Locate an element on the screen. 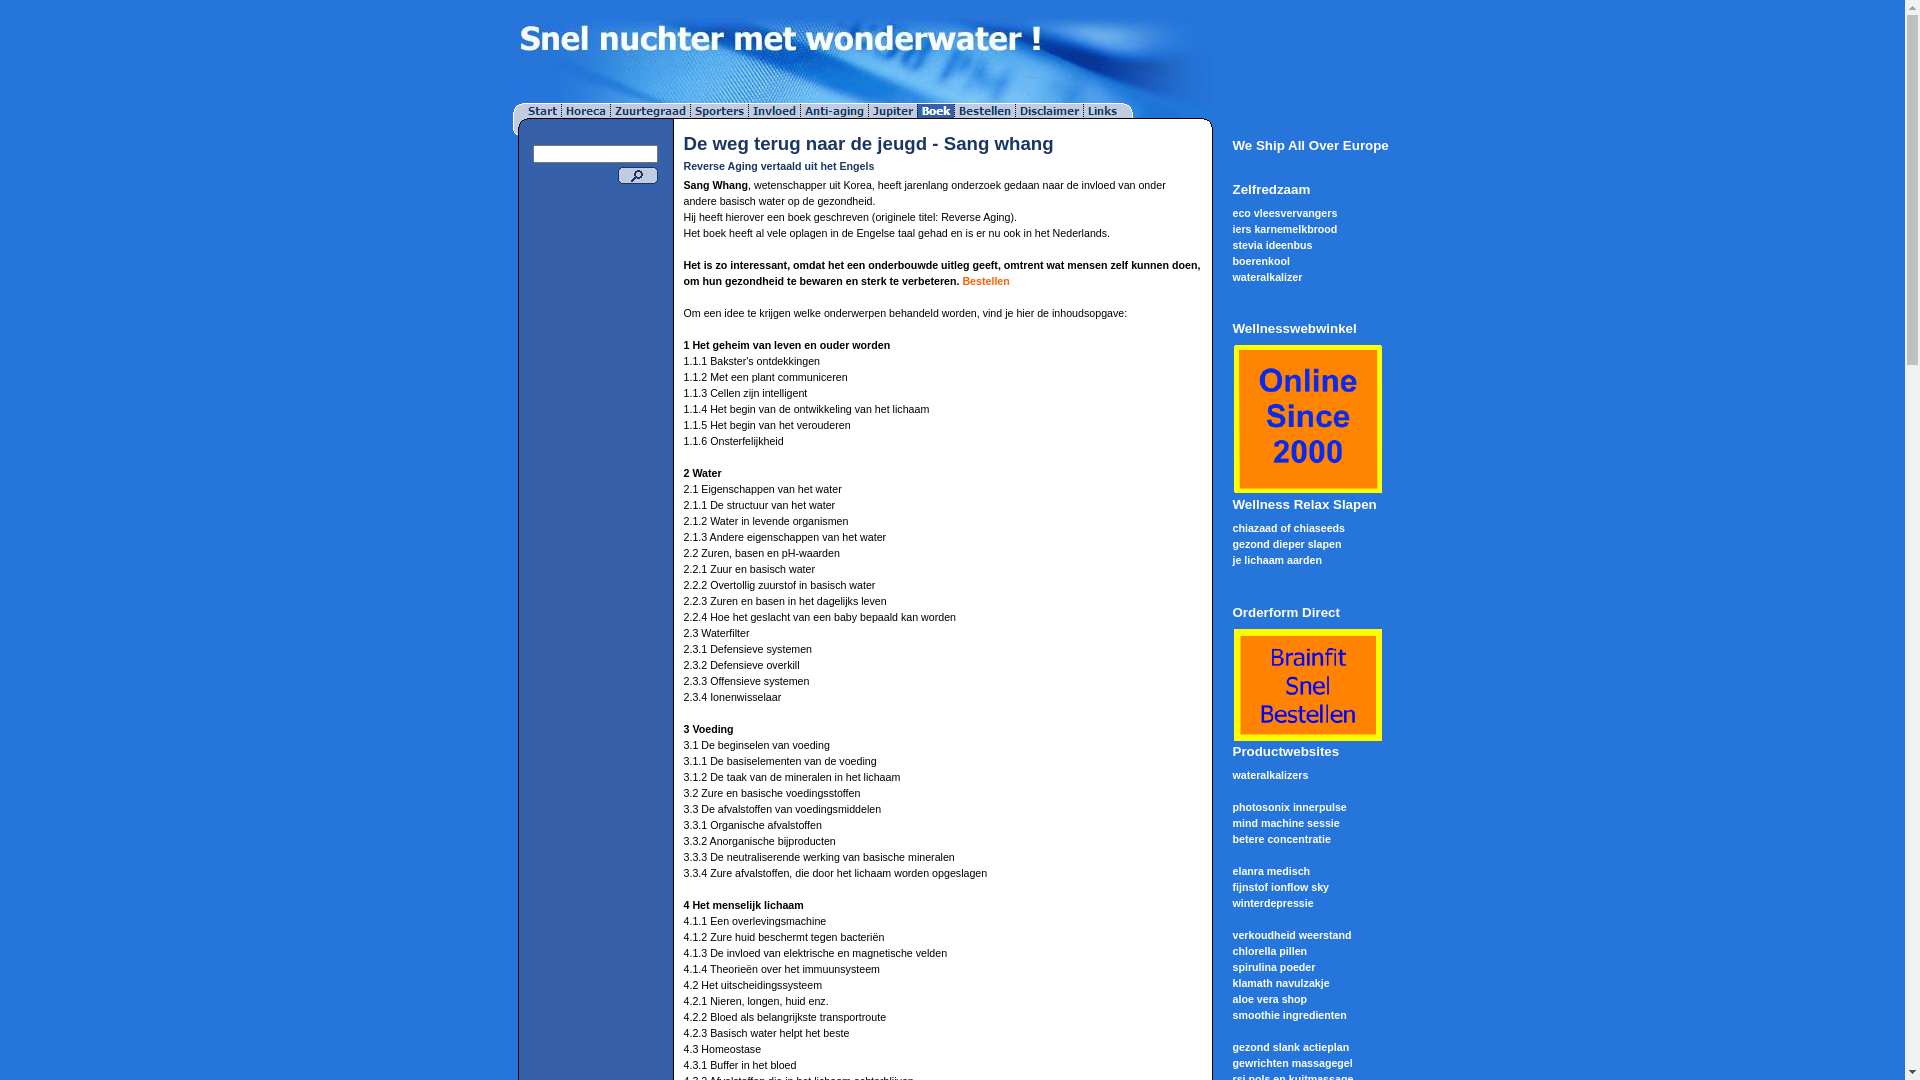 The image size is (1920, 1080). 'gewrichten massagegel' is located at coordinates (1291, 1062).